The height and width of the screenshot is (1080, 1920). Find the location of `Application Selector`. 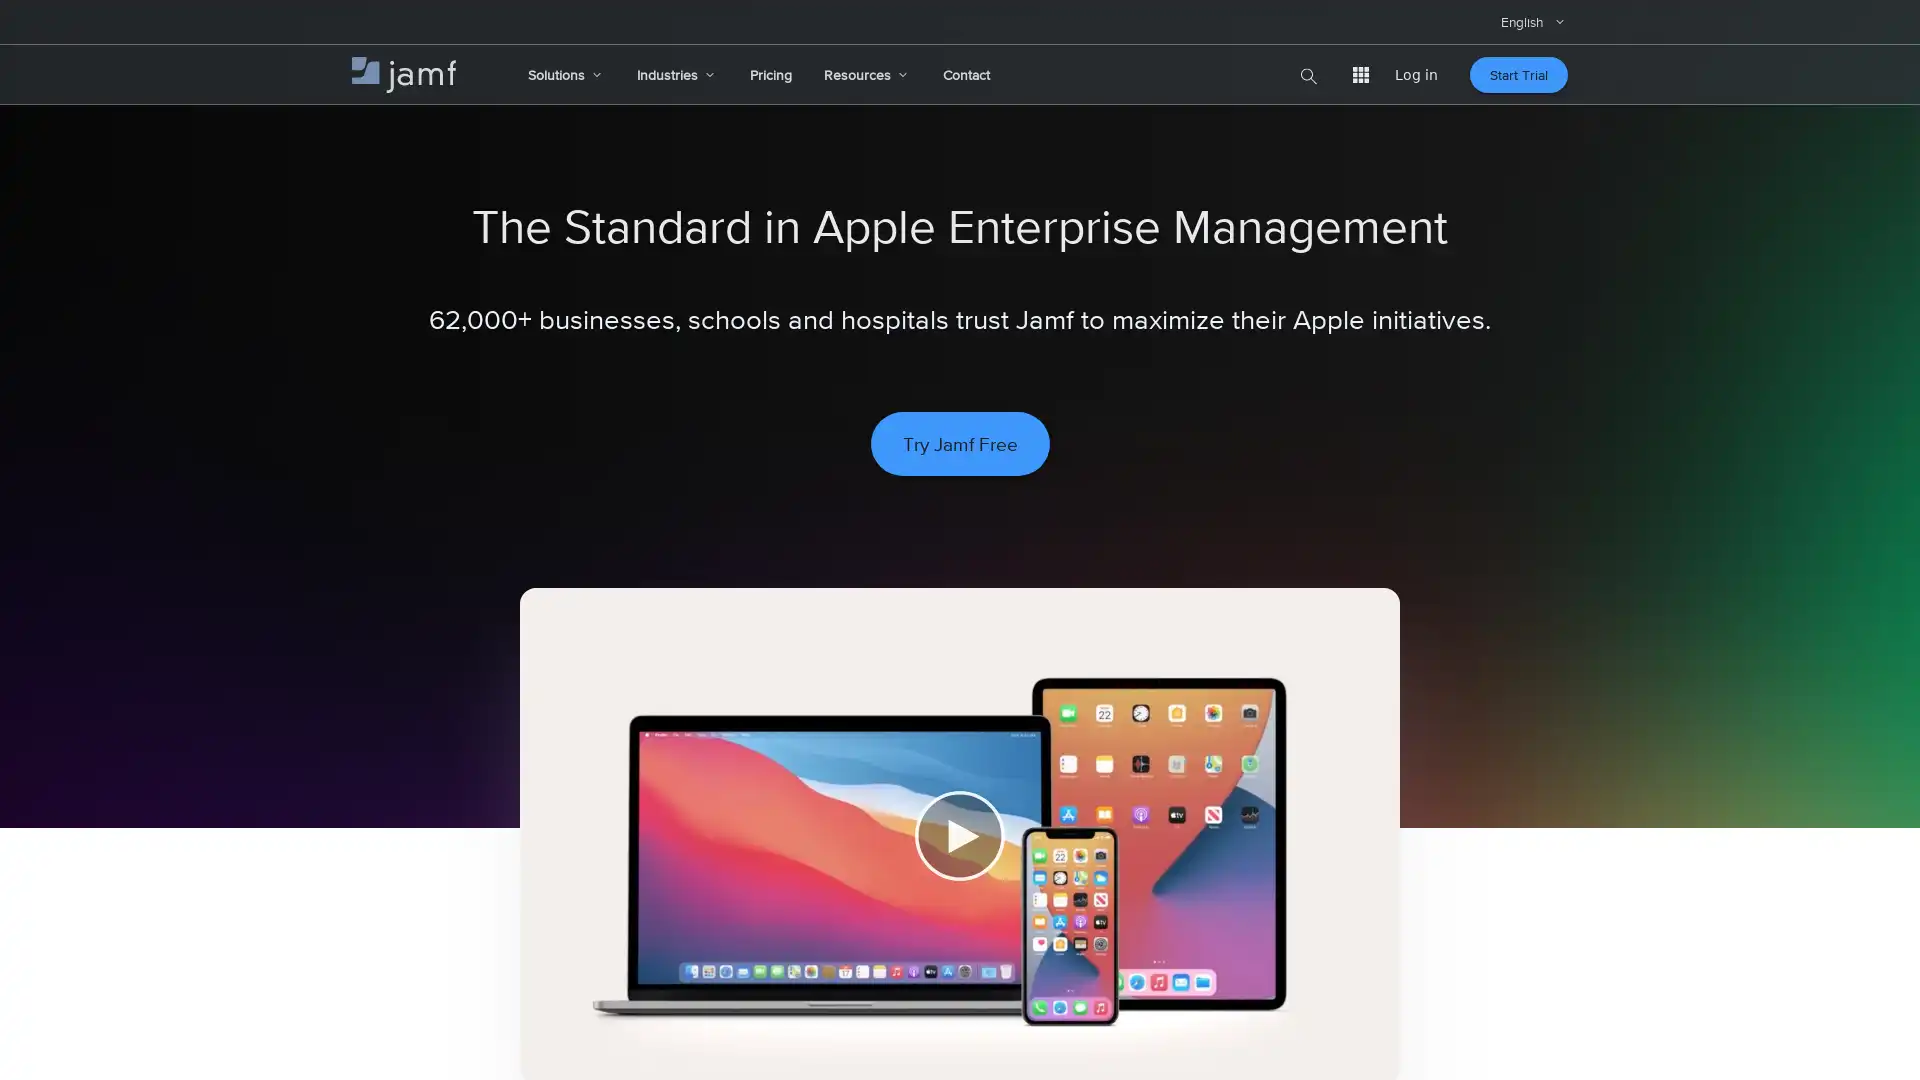

Application Selector is located at coordinates (1360, 73).